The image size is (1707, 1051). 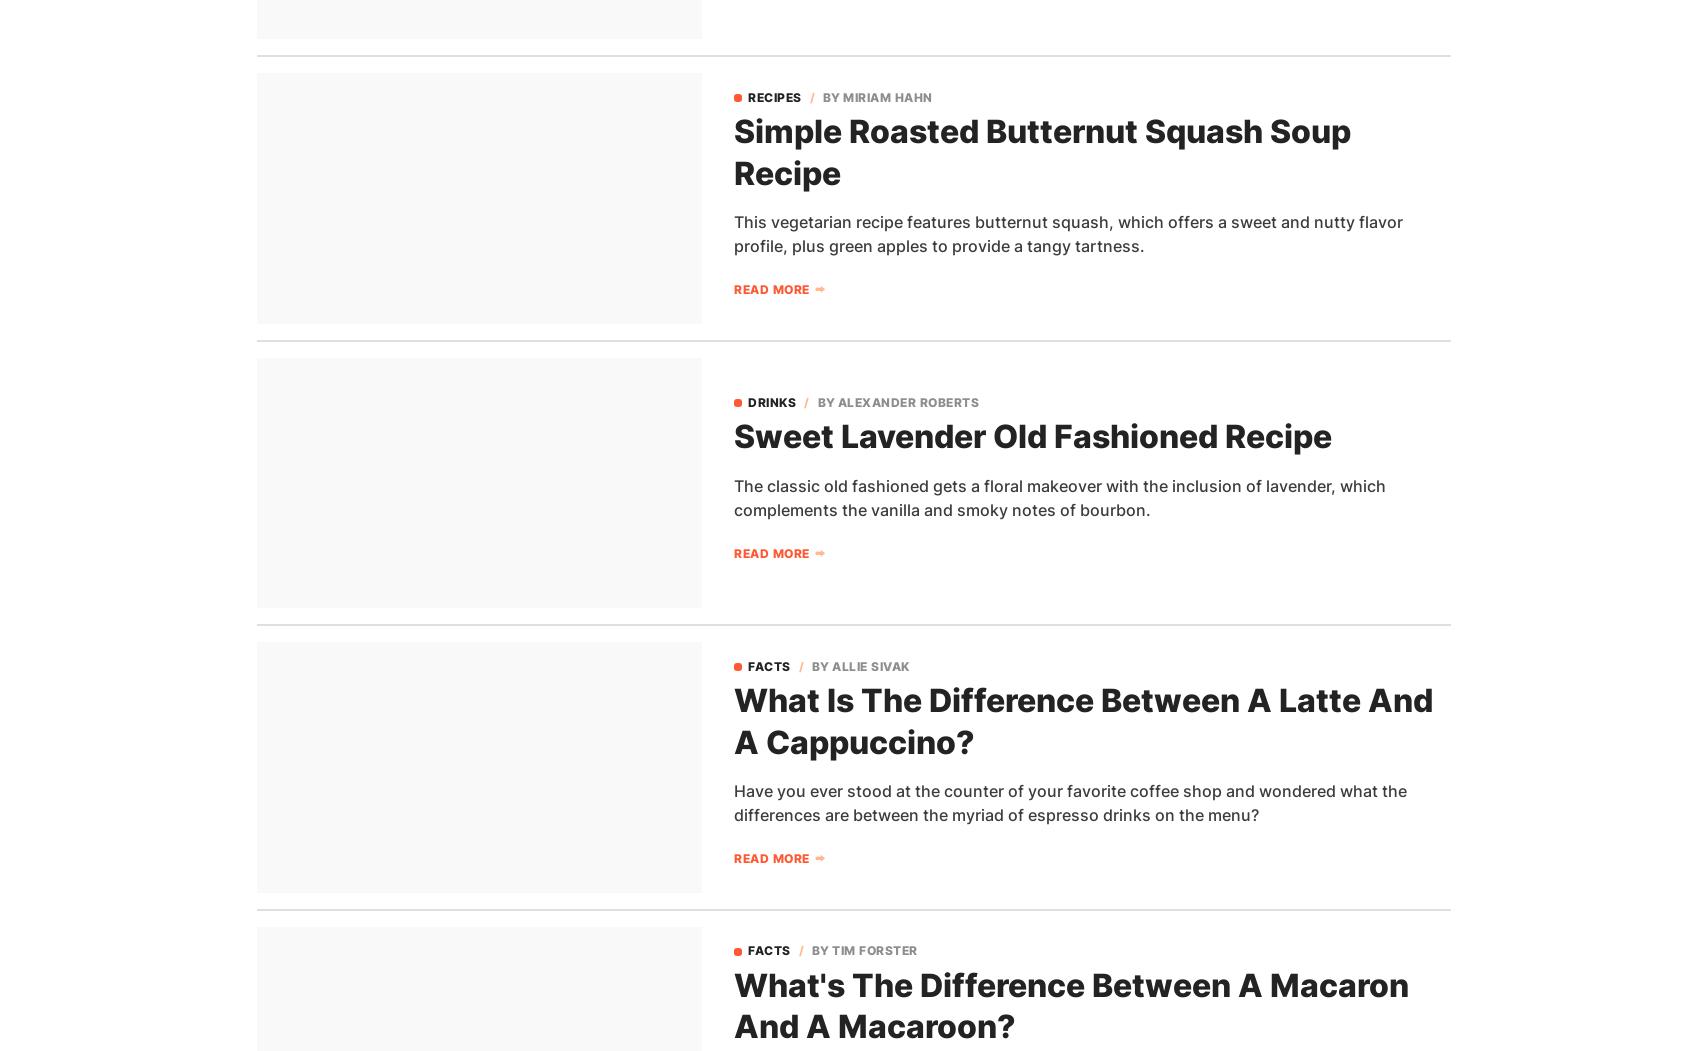 What do you see at coordinates (873, 949) in the screenshot?
I see `'Tim Forster'` at bounding box center [873, 949].